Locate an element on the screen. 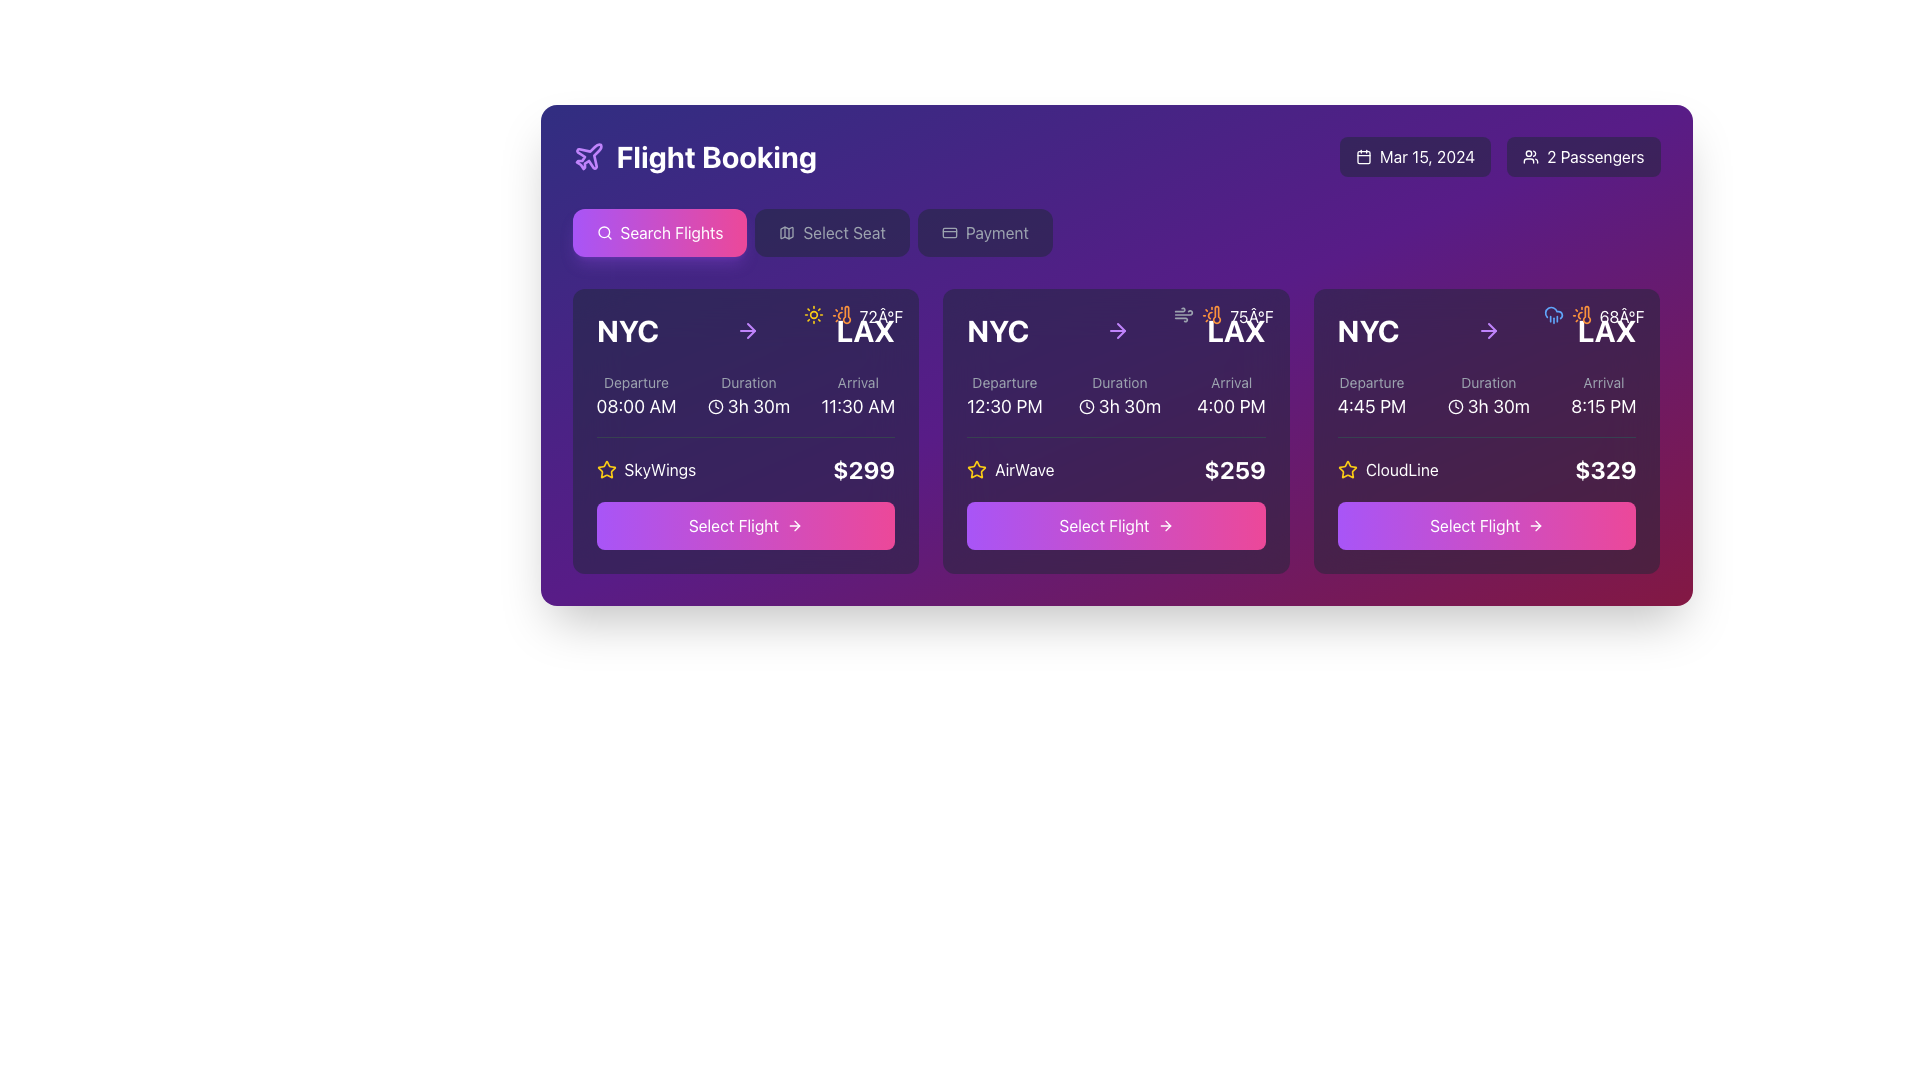 The width and height of the screenshot is (1920, 1080). the star icon that indicates a noteworthy flight option, located in the last card of the third column, to the left of the 'CloudLine' text is located at coordinates (1347, 470).